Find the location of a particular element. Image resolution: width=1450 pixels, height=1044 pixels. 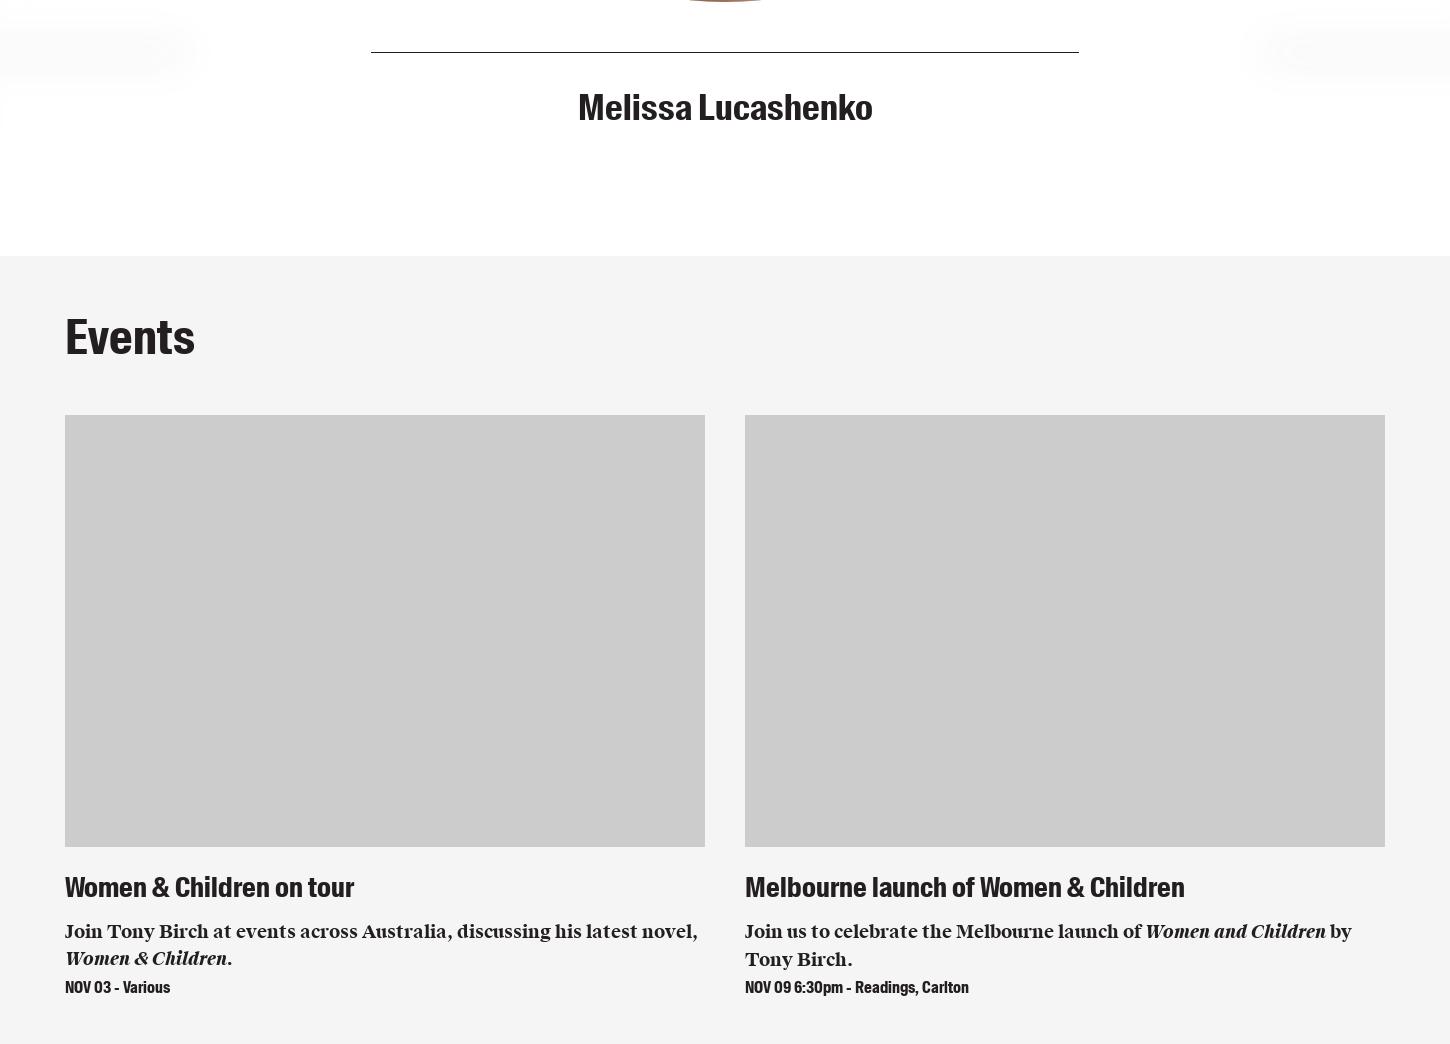

'Melbourne launch of Women & Children' is located at coordinates (963, 886).